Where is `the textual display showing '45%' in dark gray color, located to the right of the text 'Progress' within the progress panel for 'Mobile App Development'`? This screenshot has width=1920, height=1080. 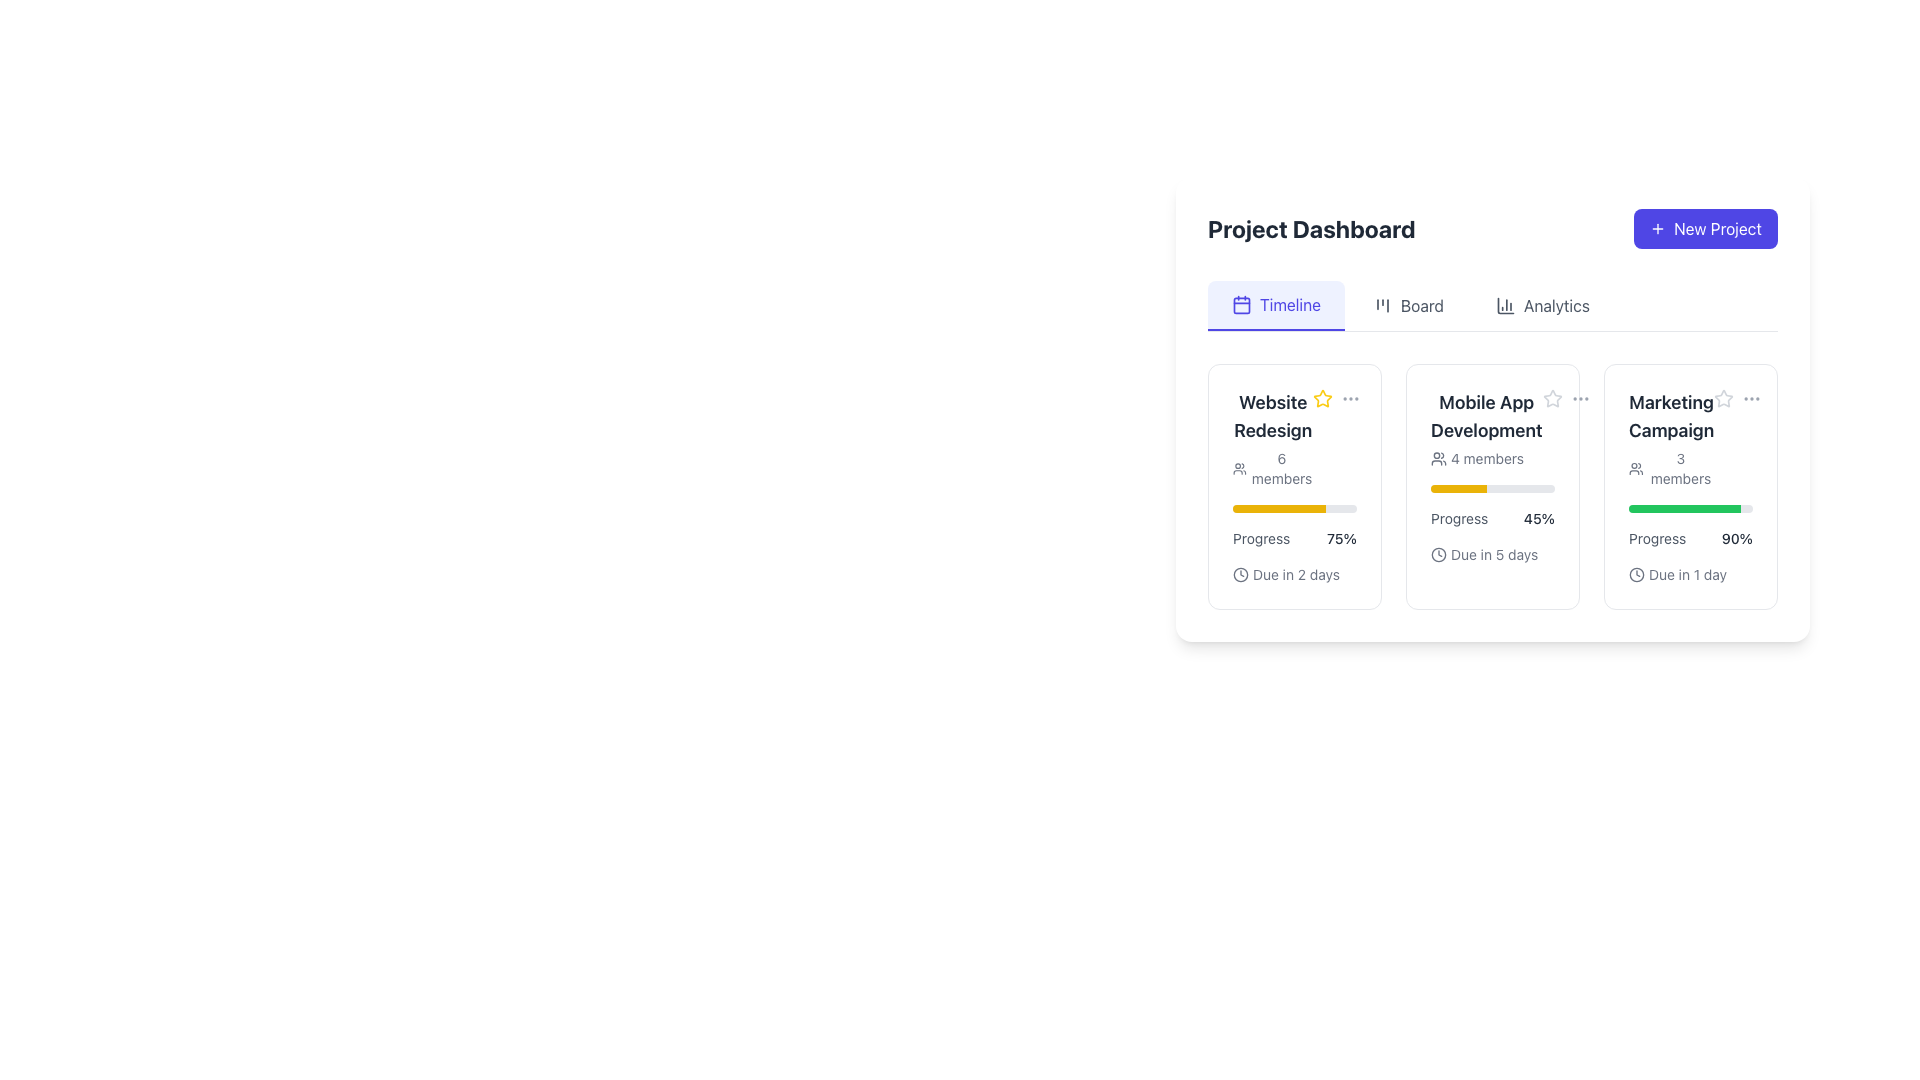
the textual display showing '45%' in dark gray color, located to the right of the text 'Progress' within the progress panel for 'Mobile App Development' is located at coordinates (1538, 518).